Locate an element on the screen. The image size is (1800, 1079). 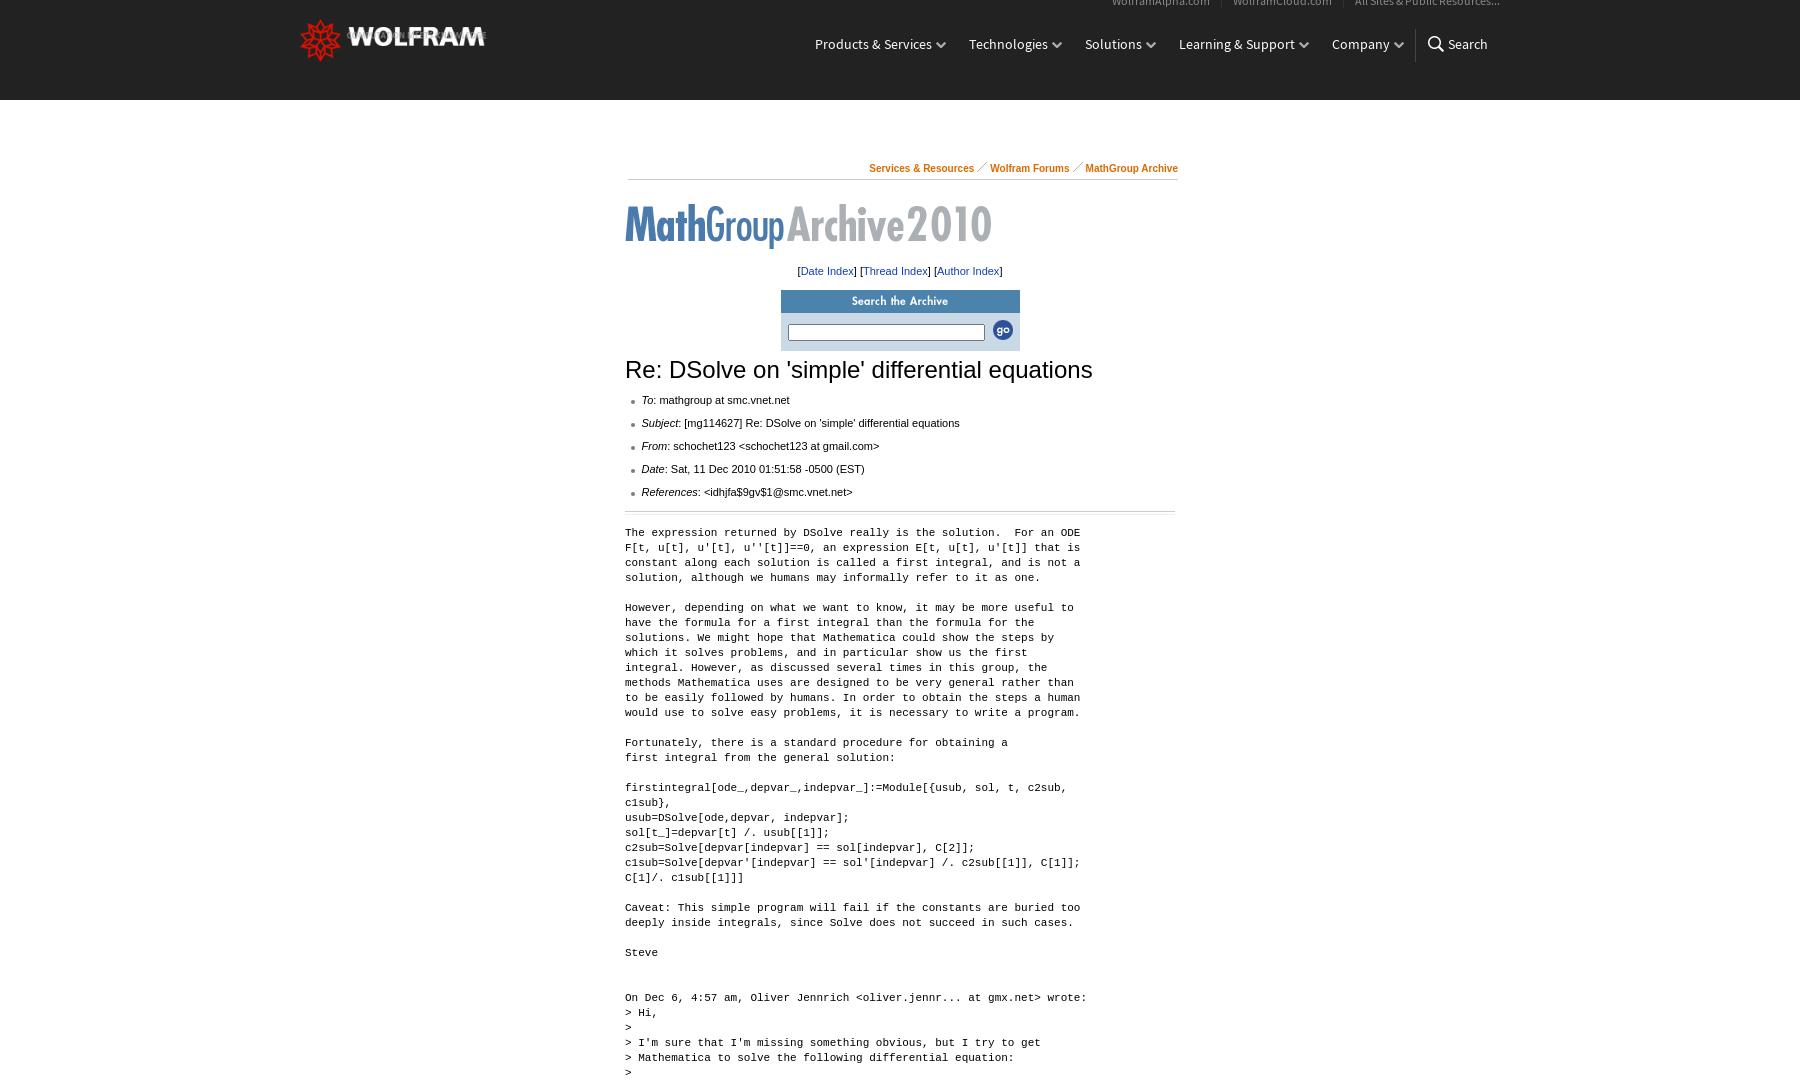
'Technologies' is located at coordinates (1007, 55).